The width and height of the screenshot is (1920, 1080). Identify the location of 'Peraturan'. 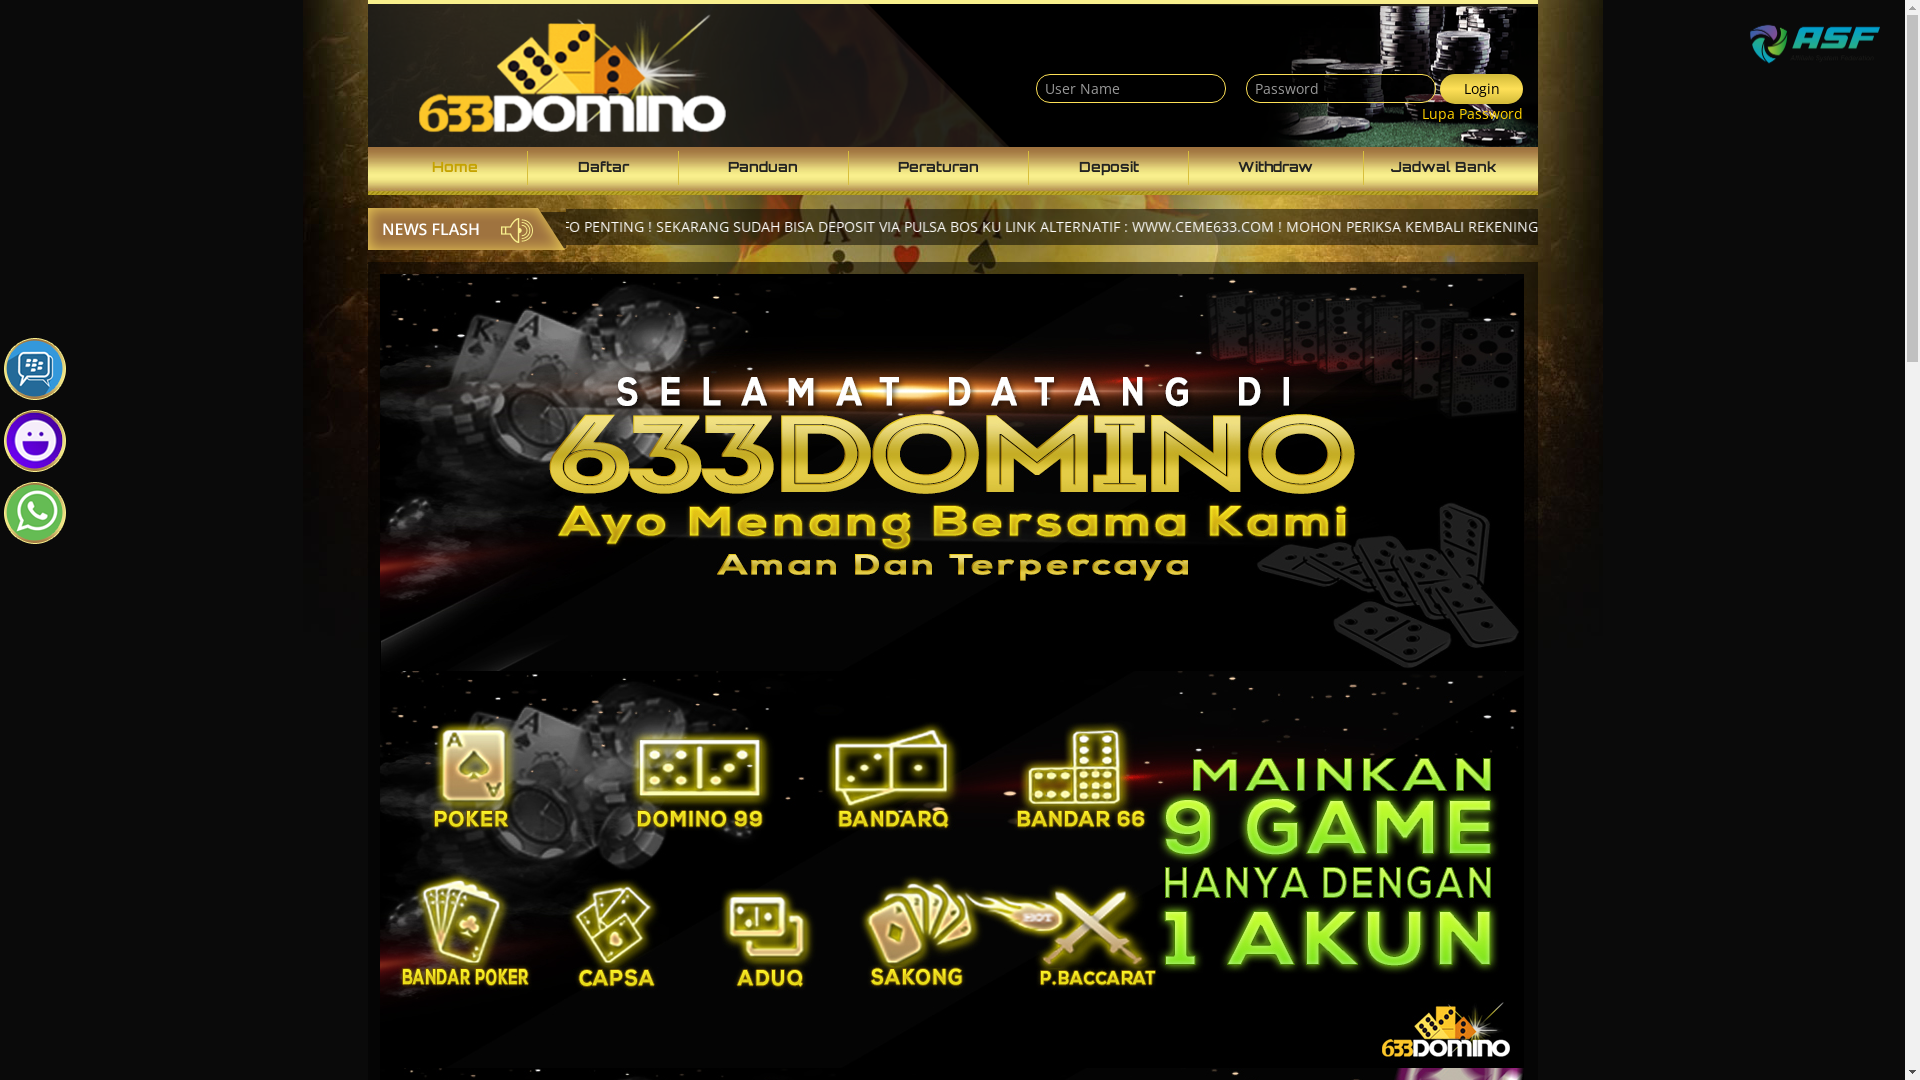
(849, 167).